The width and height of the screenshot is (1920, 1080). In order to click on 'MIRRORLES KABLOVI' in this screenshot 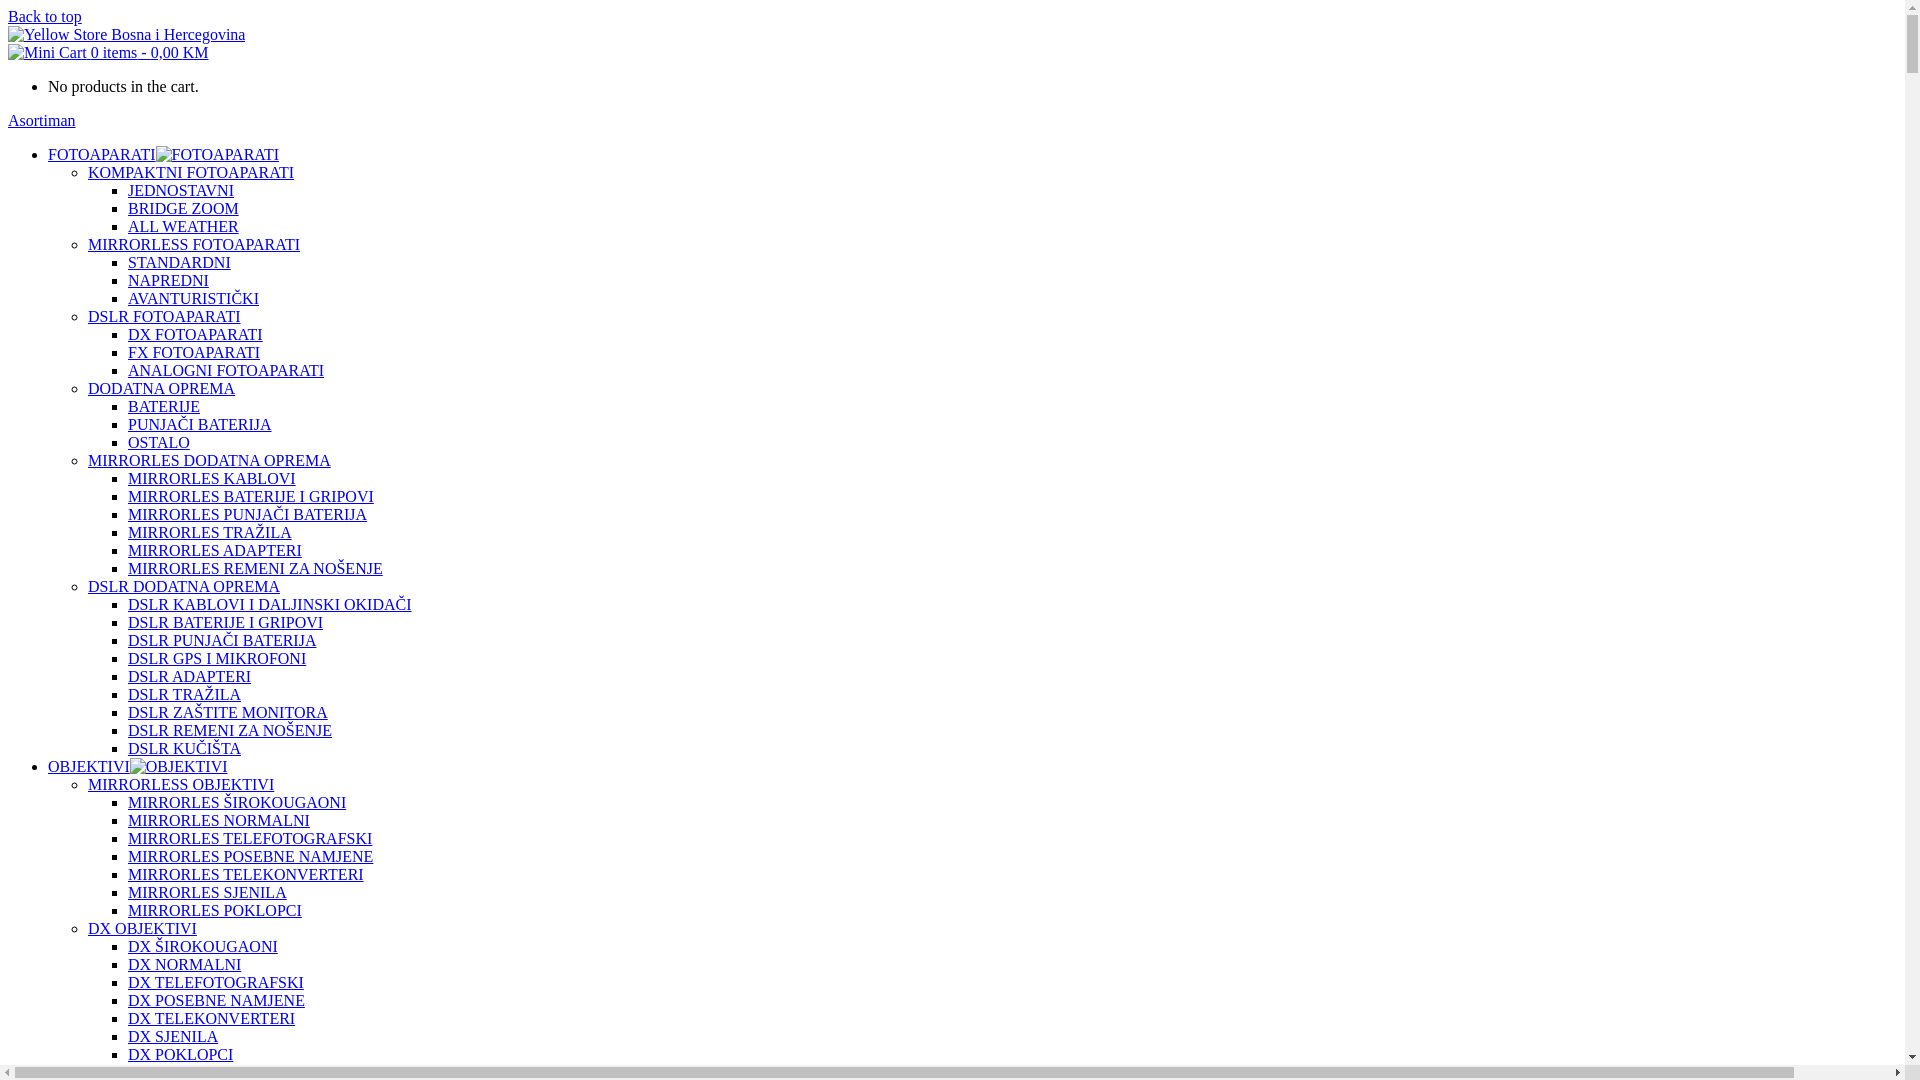, I will do `click(211, 478)`.